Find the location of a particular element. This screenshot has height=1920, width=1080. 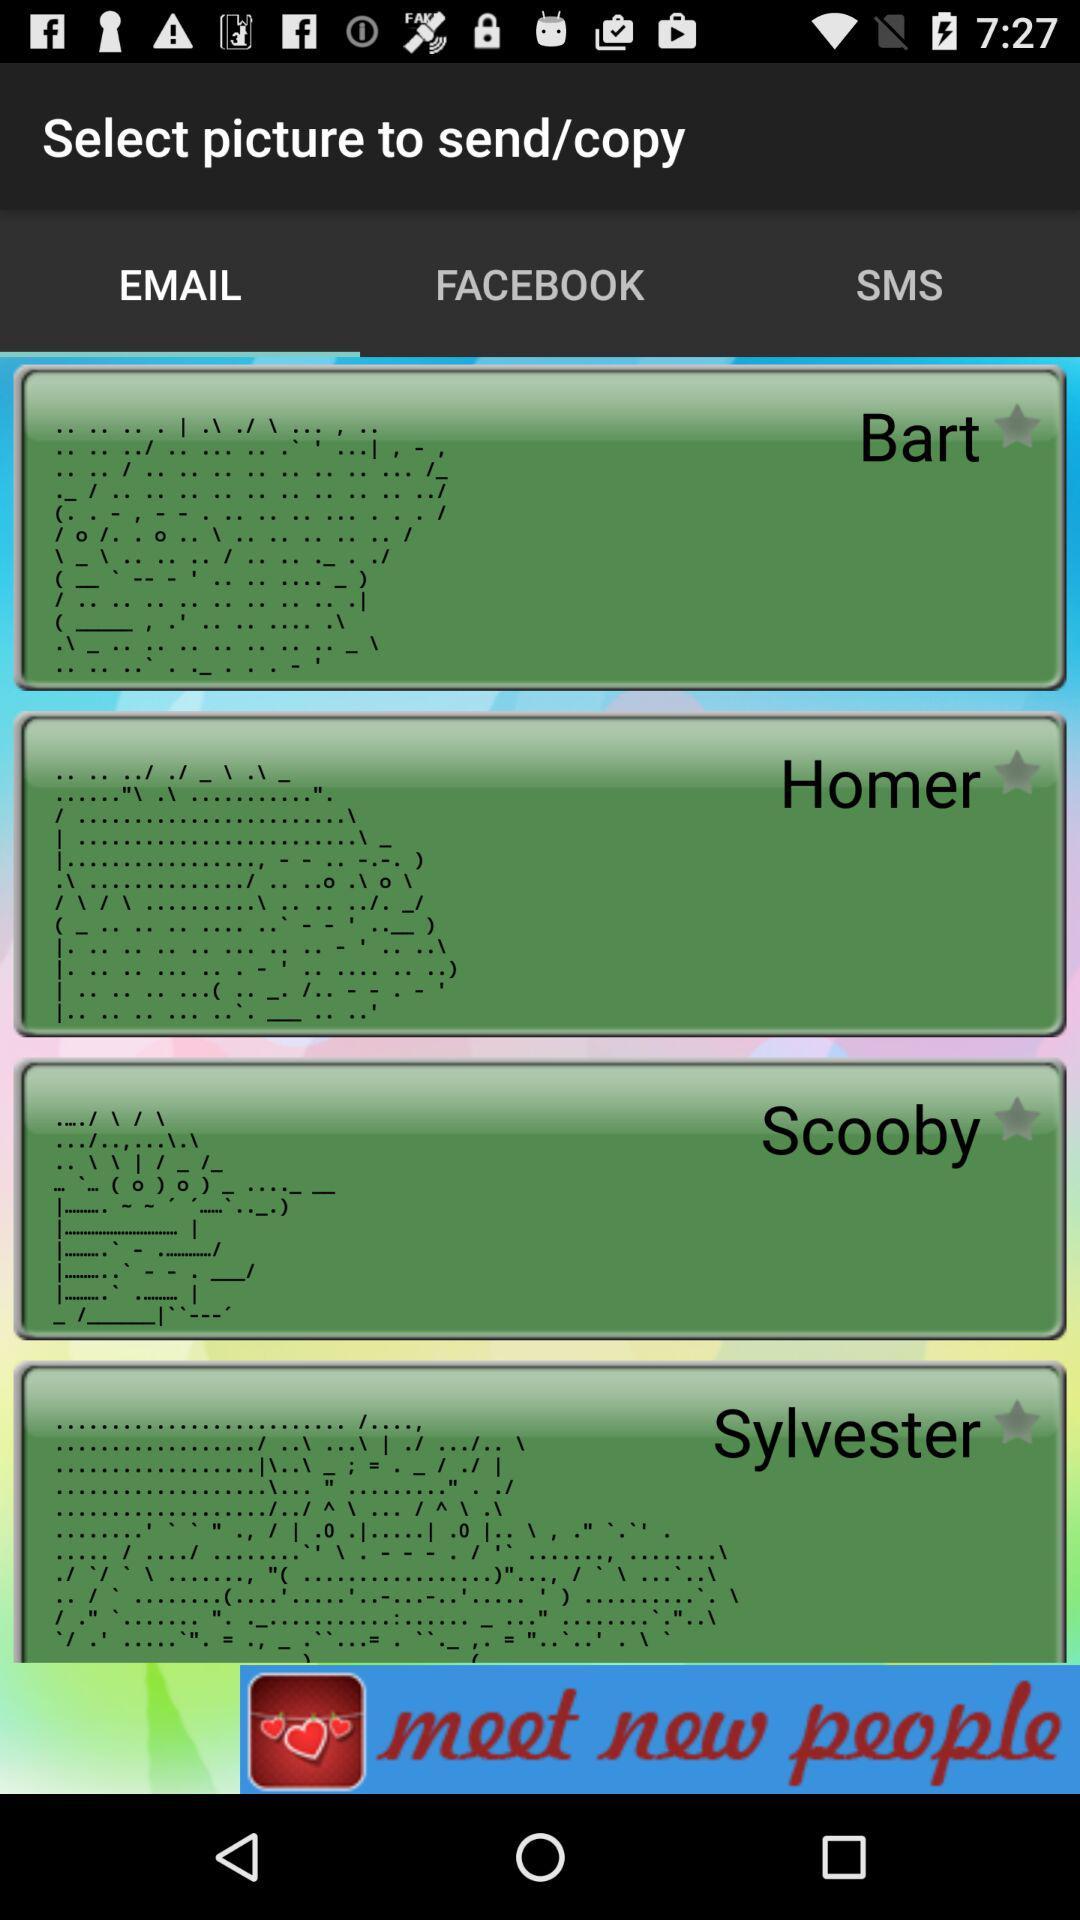

advertisement is located at coordinates (659, 1728).